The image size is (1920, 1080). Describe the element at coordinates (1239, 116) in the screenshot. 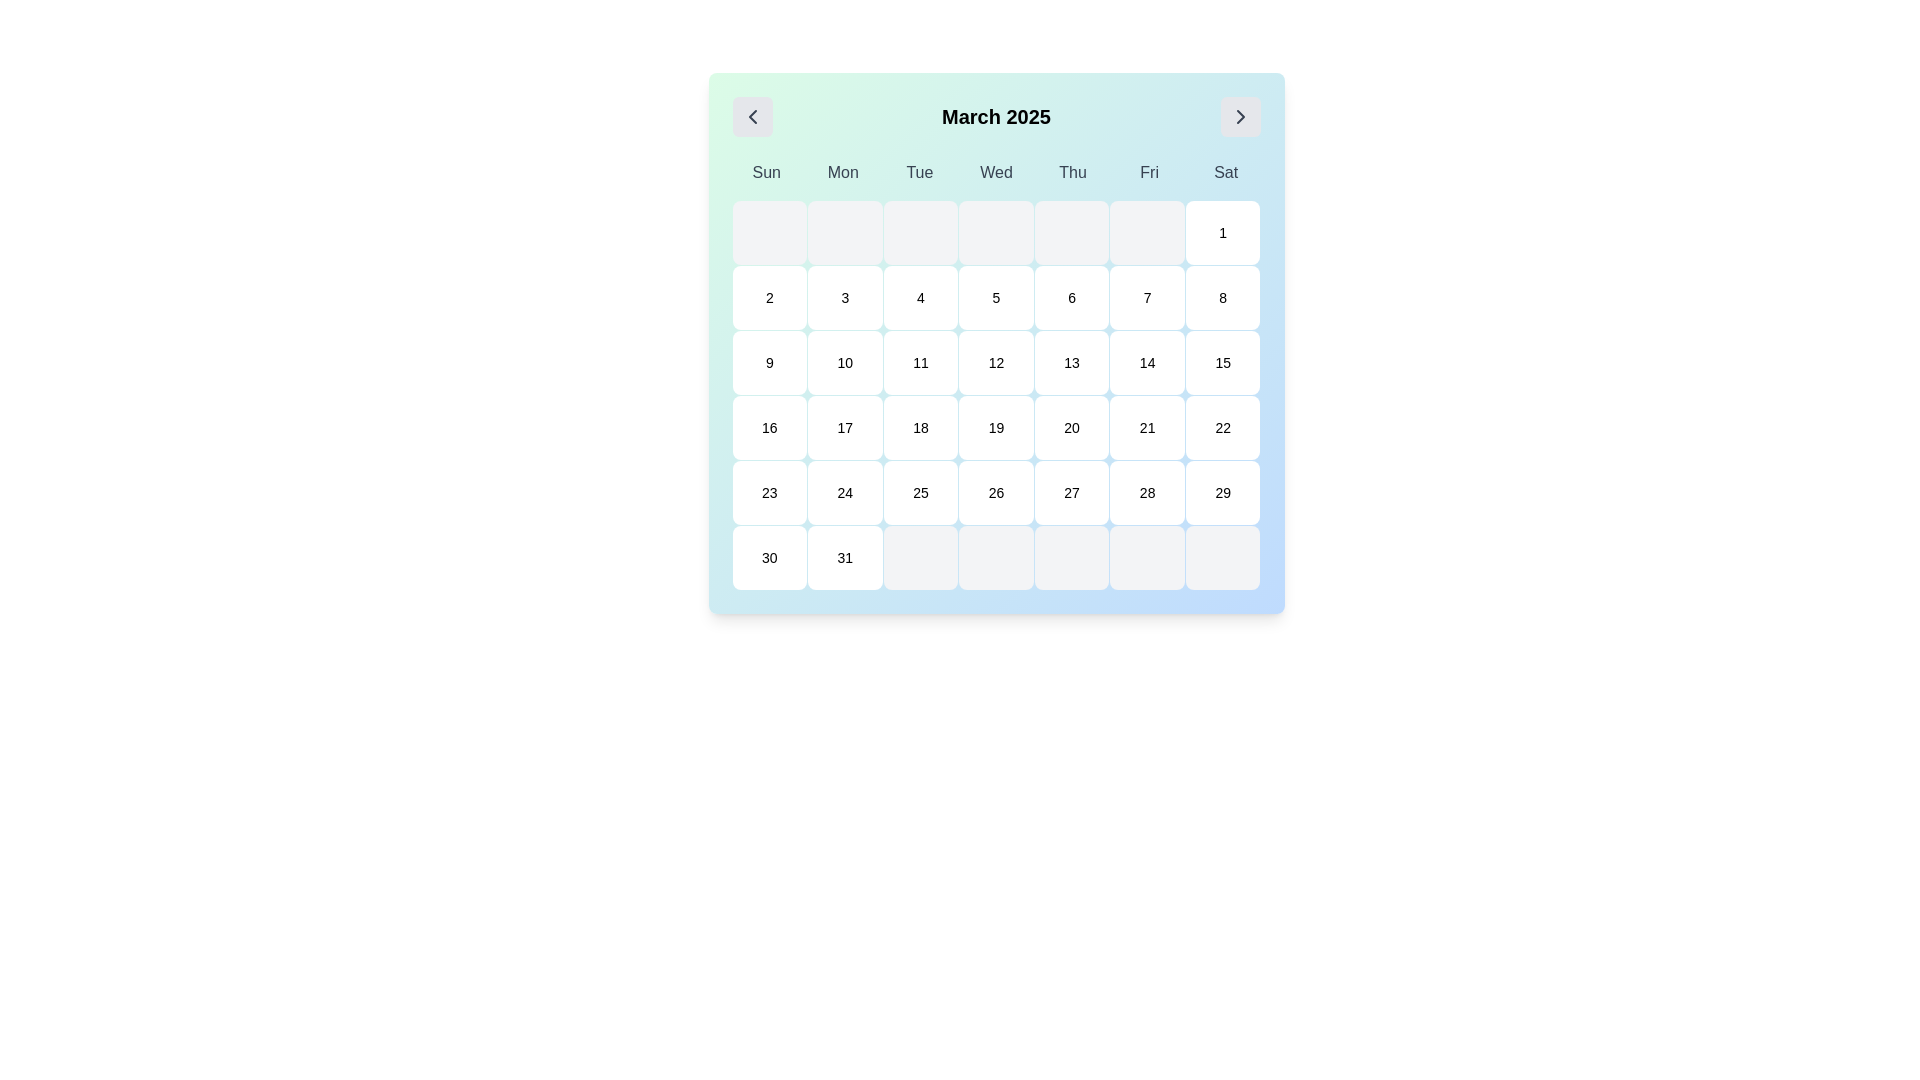

I see `the navigational button for moving to the next month in the calendar view to indicate its active state` at that location.